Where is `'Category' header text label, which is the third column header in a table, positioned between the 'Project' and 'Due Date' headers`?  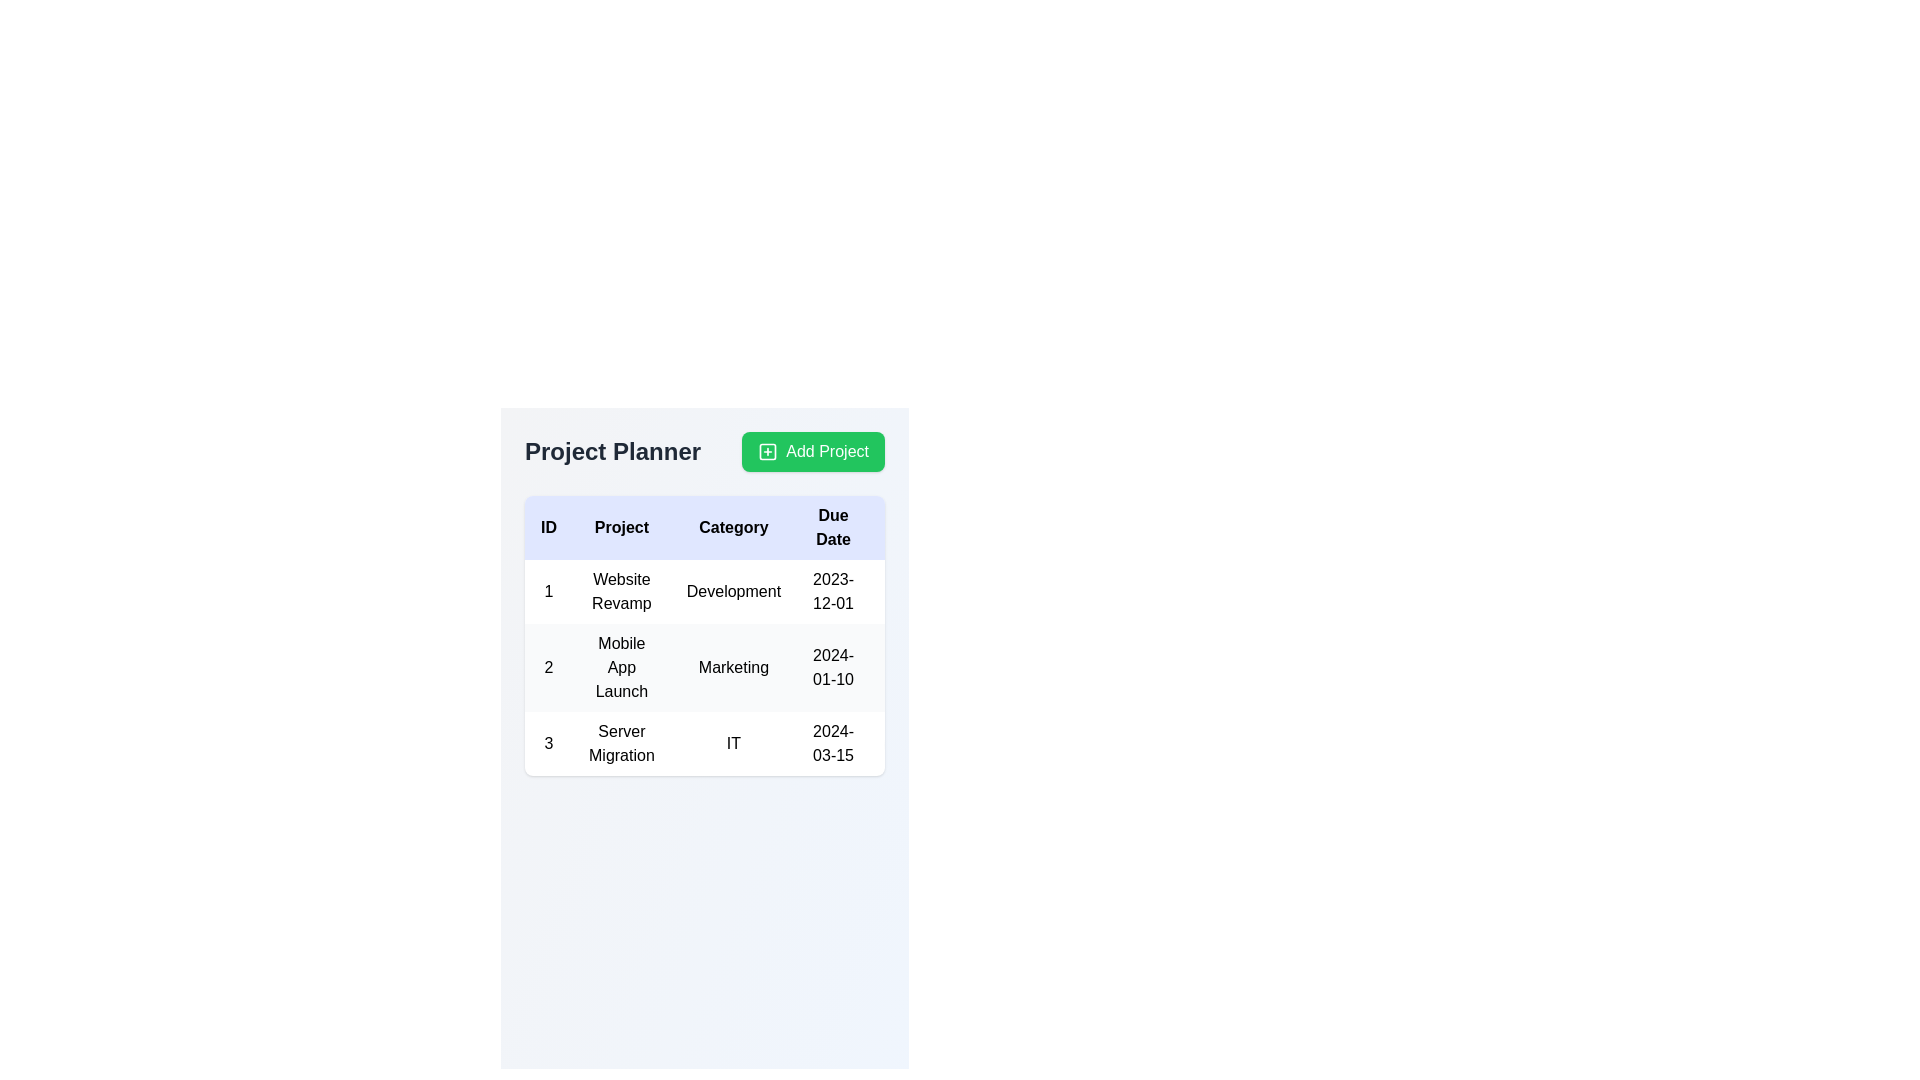 'Category' header text label, which is the third column header in a table, positioned between the 'Project' and 'Due Date' headers is located at coordinates (733, 527).